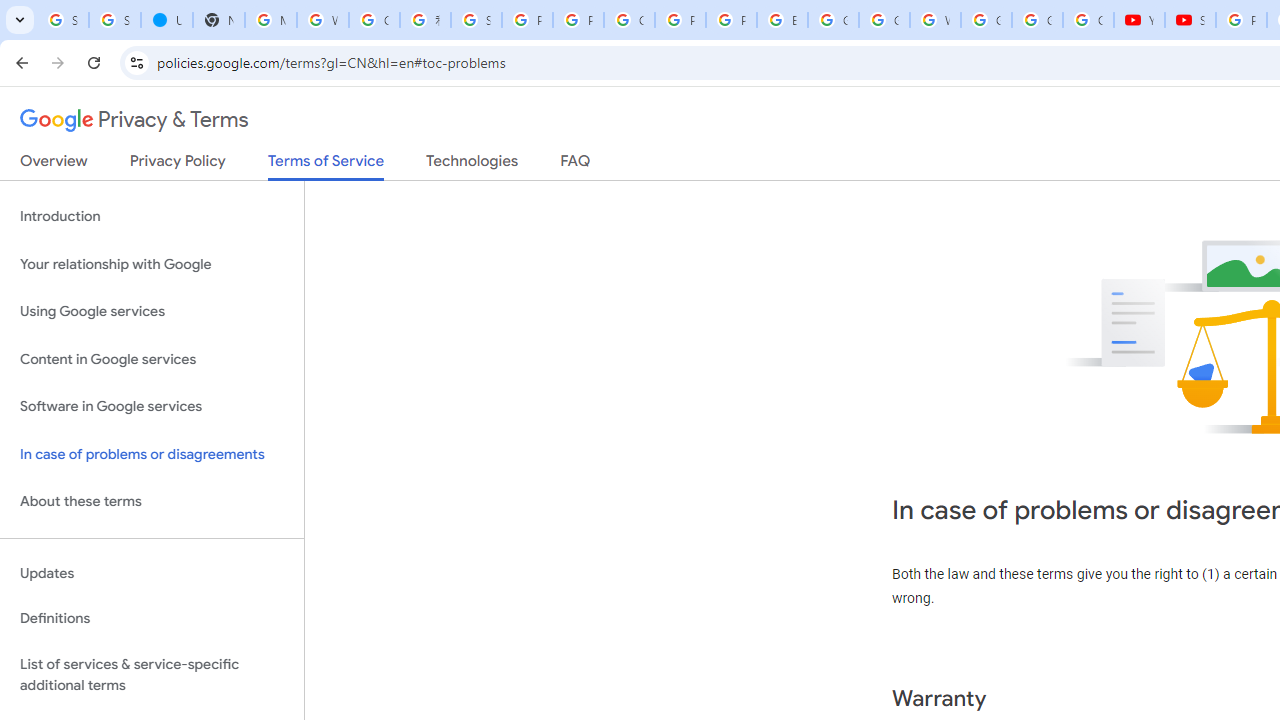  Describe the element at coordinates (151, 263) in the screenshot. I see `'Your relationship with Google'` at that location.